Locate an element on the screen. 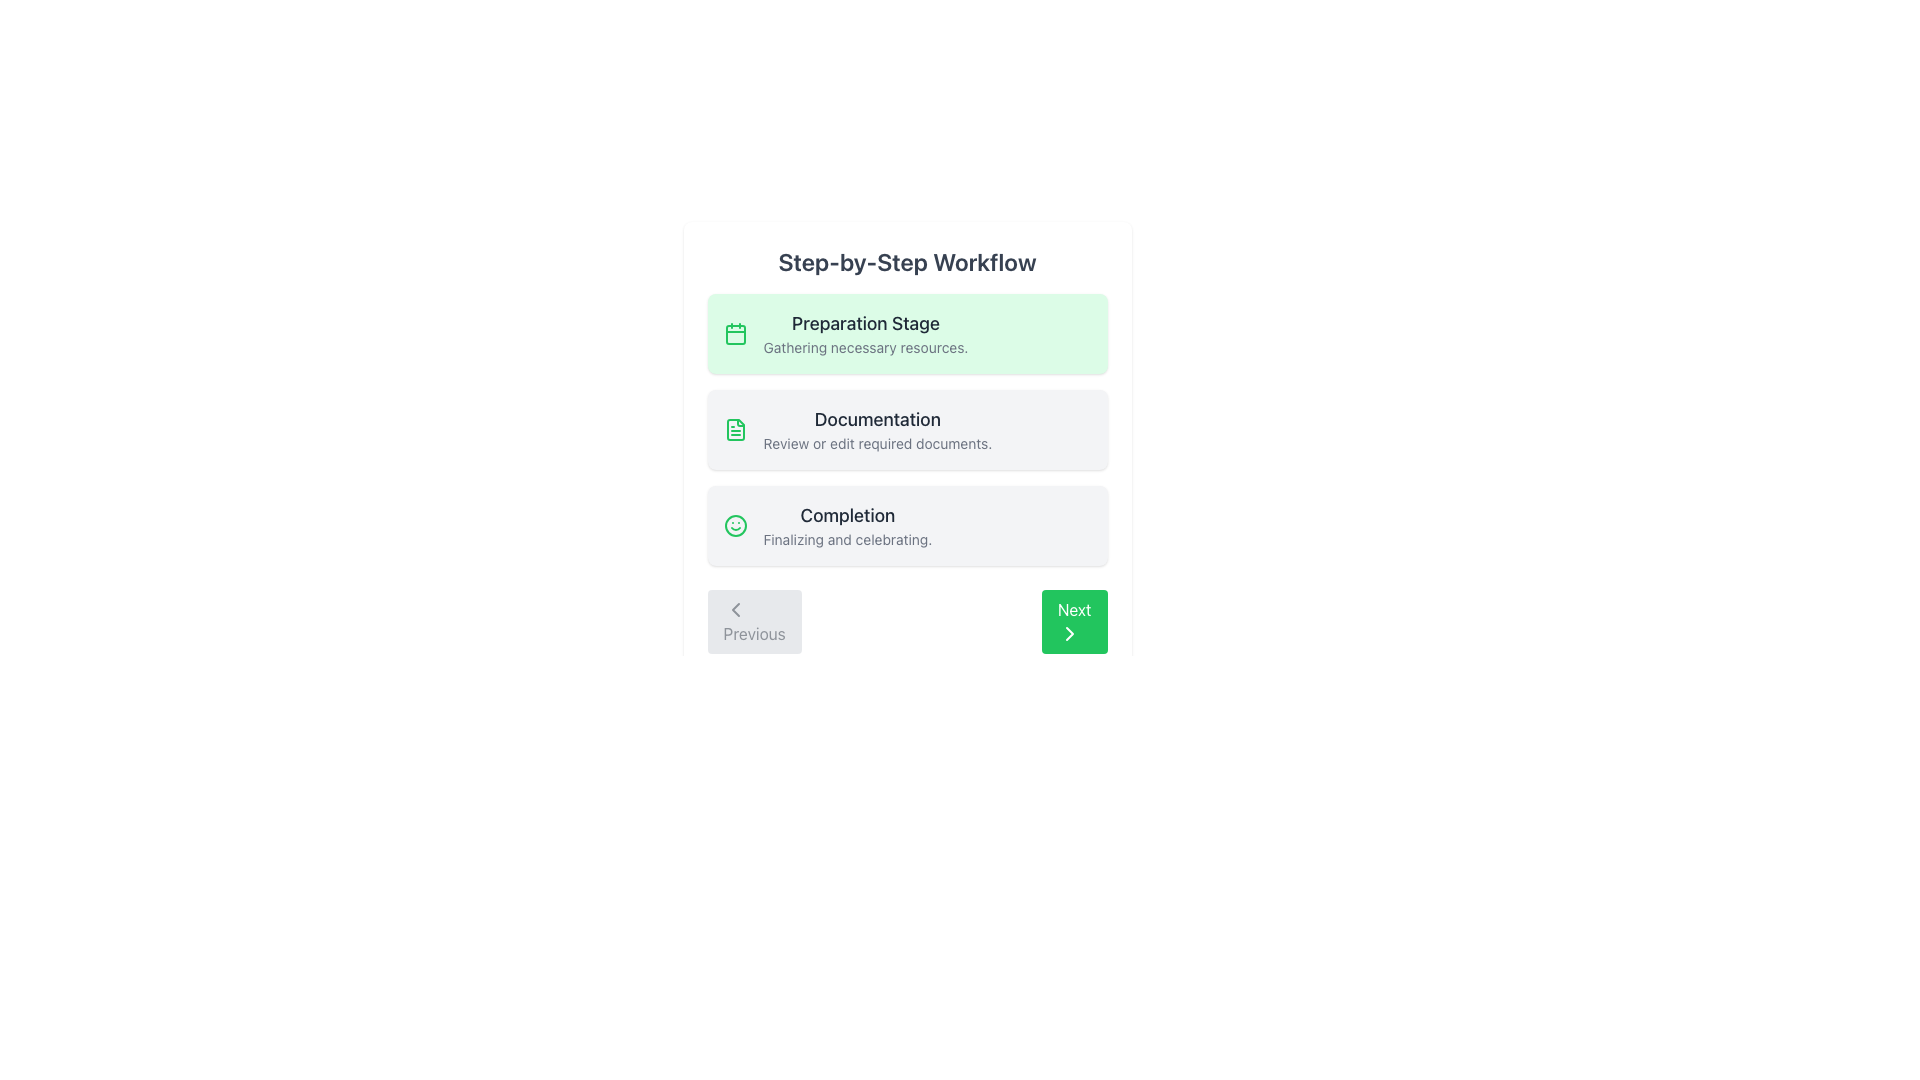  the document icon, which is a minimalist graphic representation with a folded top-left corner, centrally located within a larger file icon is located at coordinates (734, 428).